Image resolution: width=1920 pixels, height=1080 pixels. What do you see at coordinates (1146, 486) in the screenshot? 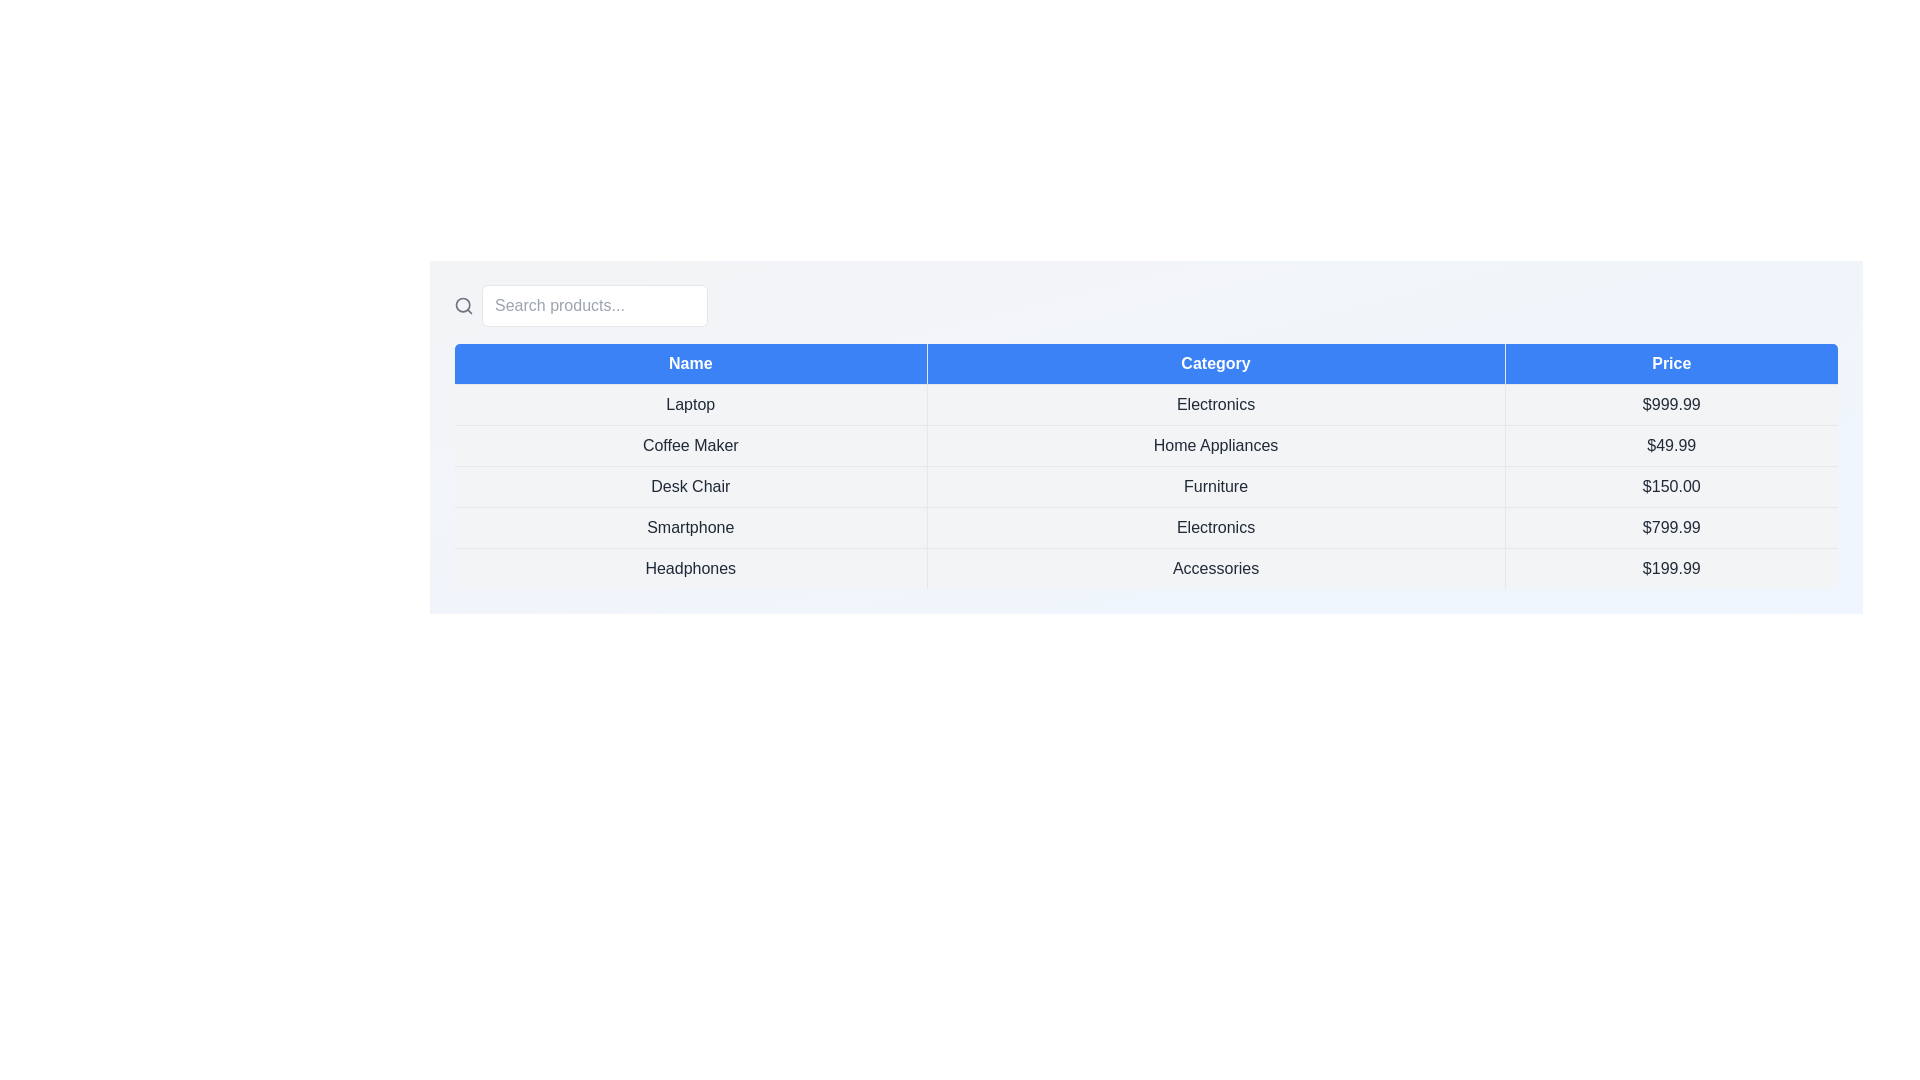
I see `the third row in the table that contains the texts 'Desk Chair', 'Furniture', and '$150.00', which is located centrally under the 'Name', 'Category', and 'Price' headers` at bounding box center [1146, 486].